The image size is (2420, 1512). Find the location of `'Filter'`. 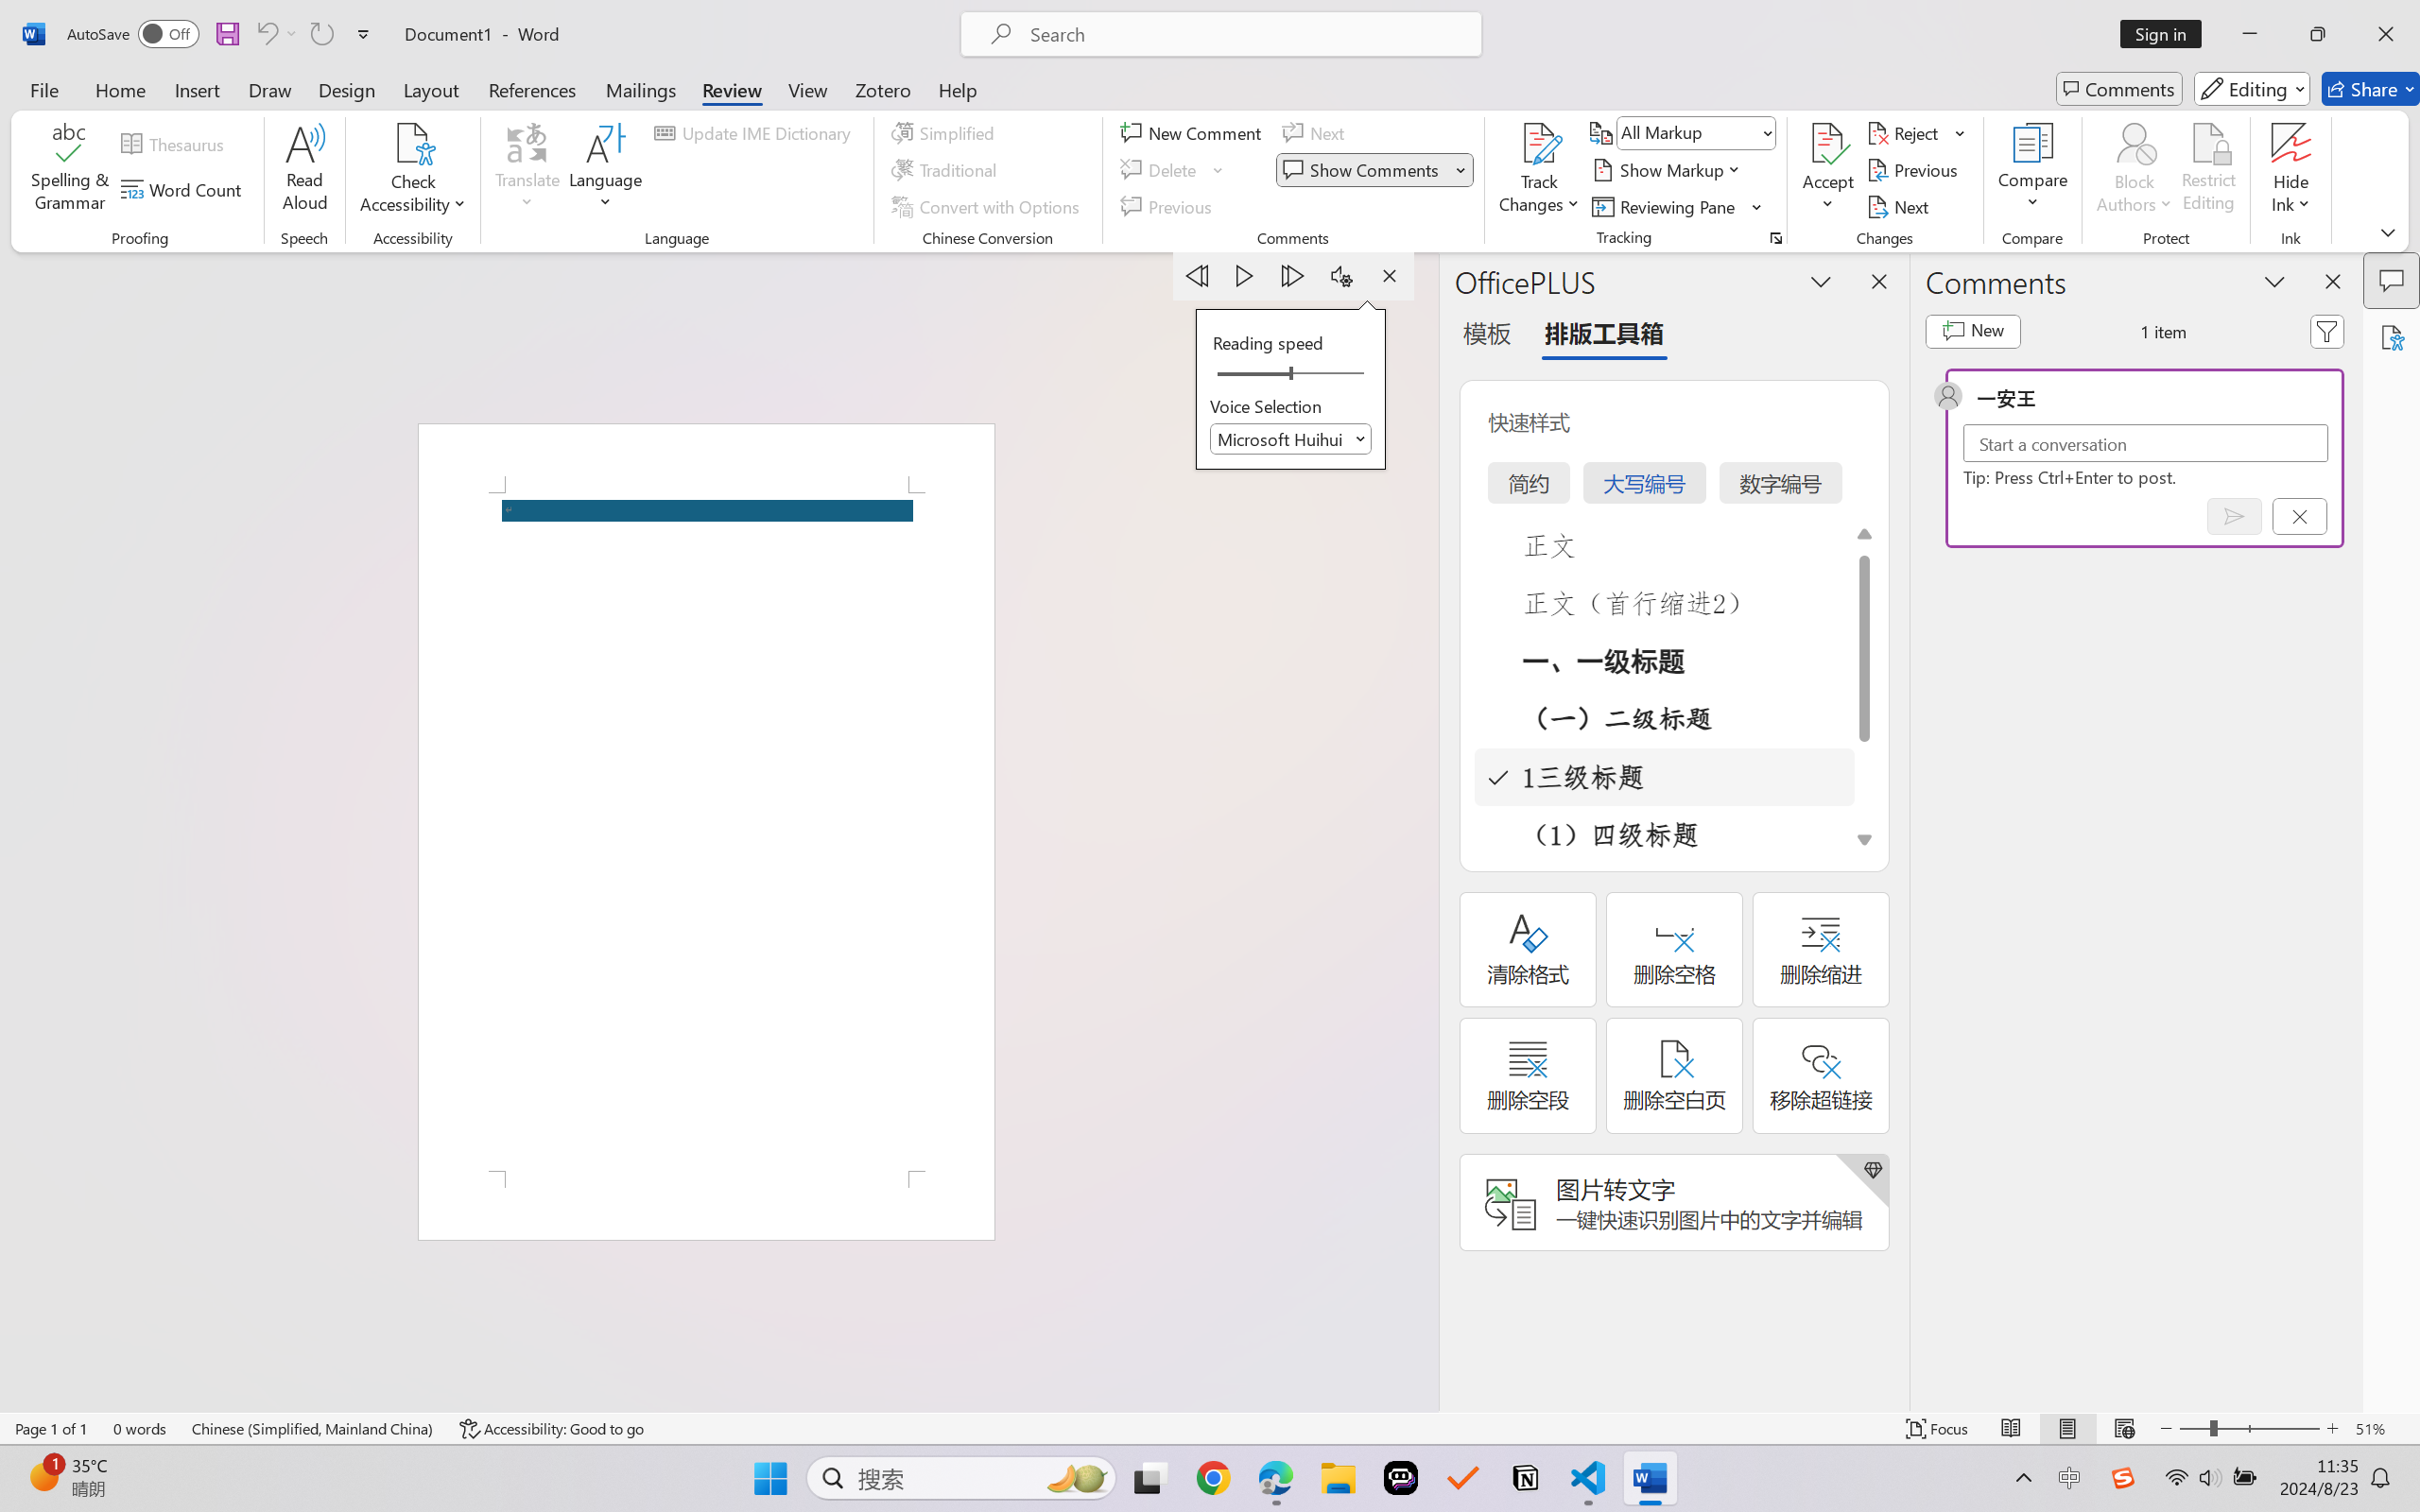

'Filter' is located at coordinates (2327, 331).